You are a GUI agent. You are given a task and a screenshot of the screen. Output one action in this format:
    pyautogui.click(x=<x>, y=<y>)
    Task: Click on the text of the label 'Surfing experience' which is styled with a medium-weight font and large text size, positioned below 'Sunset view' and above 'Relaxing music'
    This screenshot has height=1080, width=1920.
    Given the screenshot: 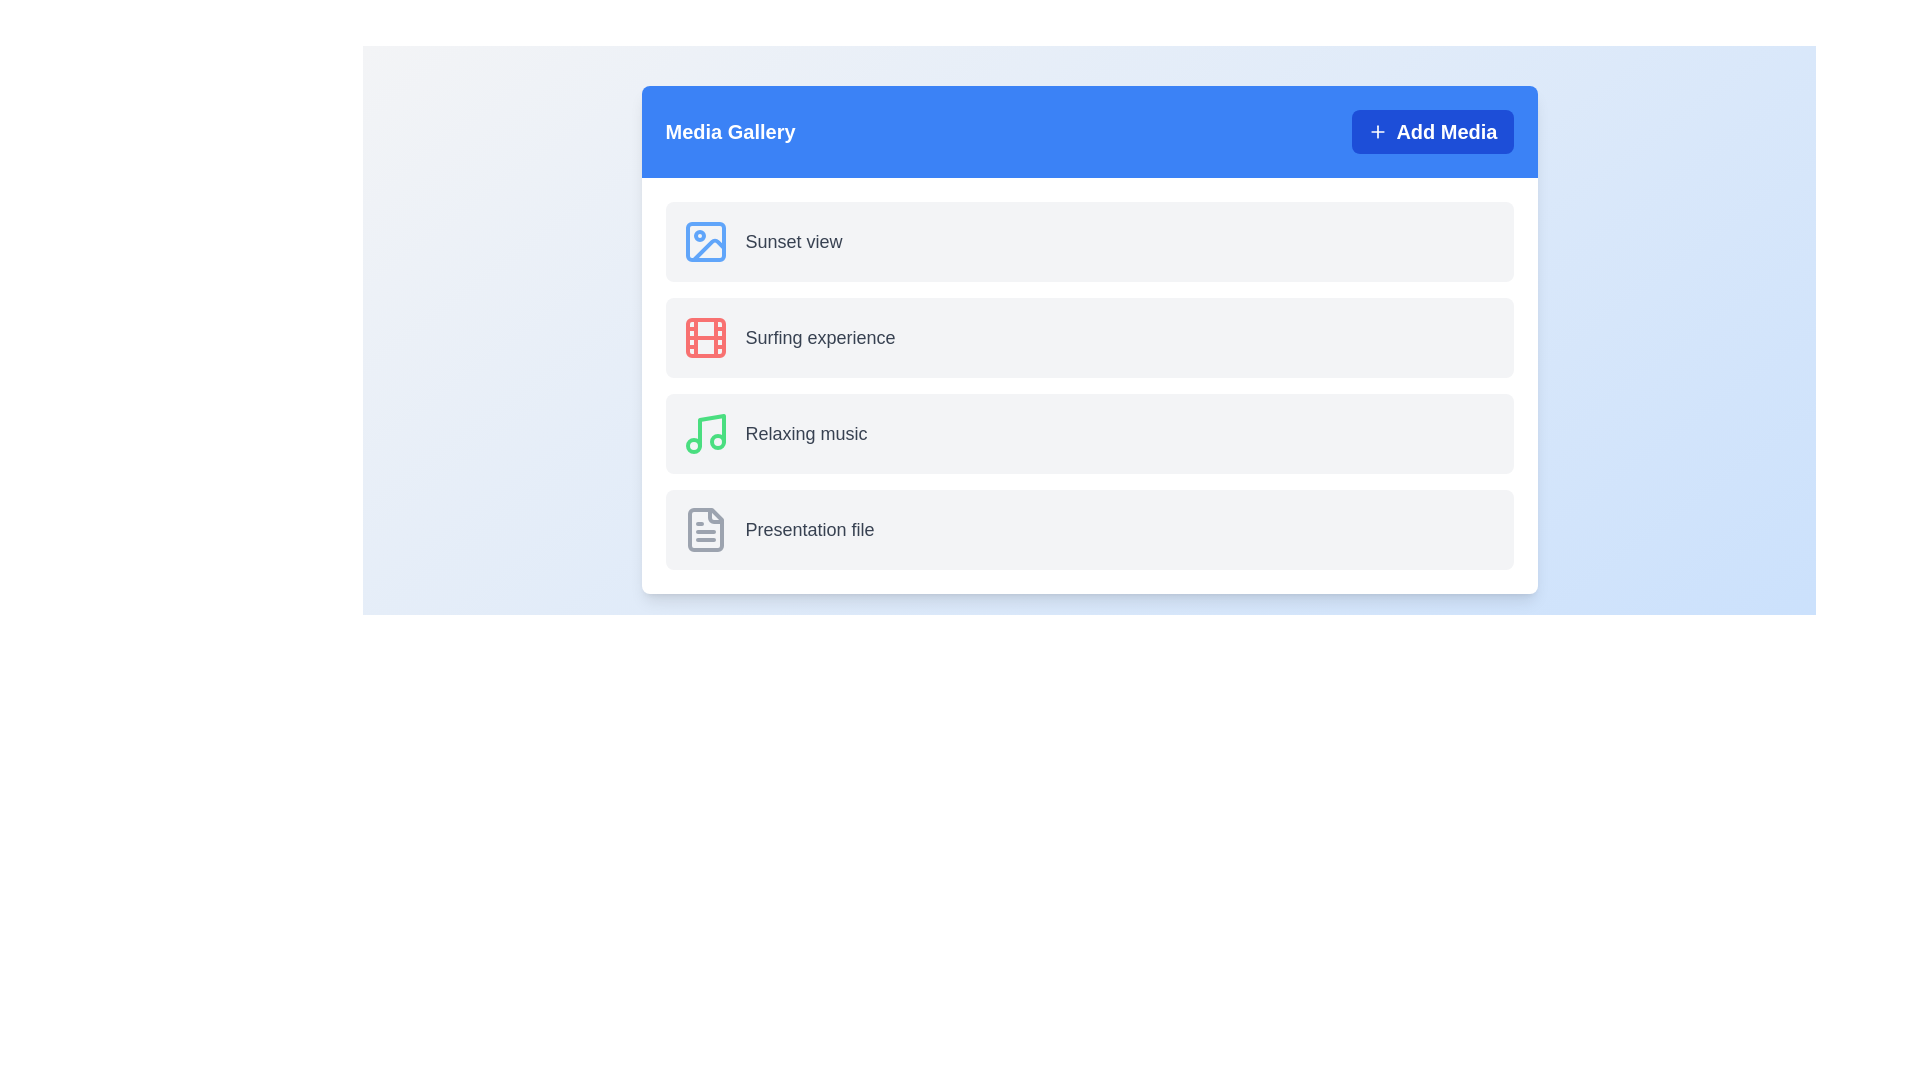 What is the action you would take?
    pyautogui.click(x=820, y=337)
    